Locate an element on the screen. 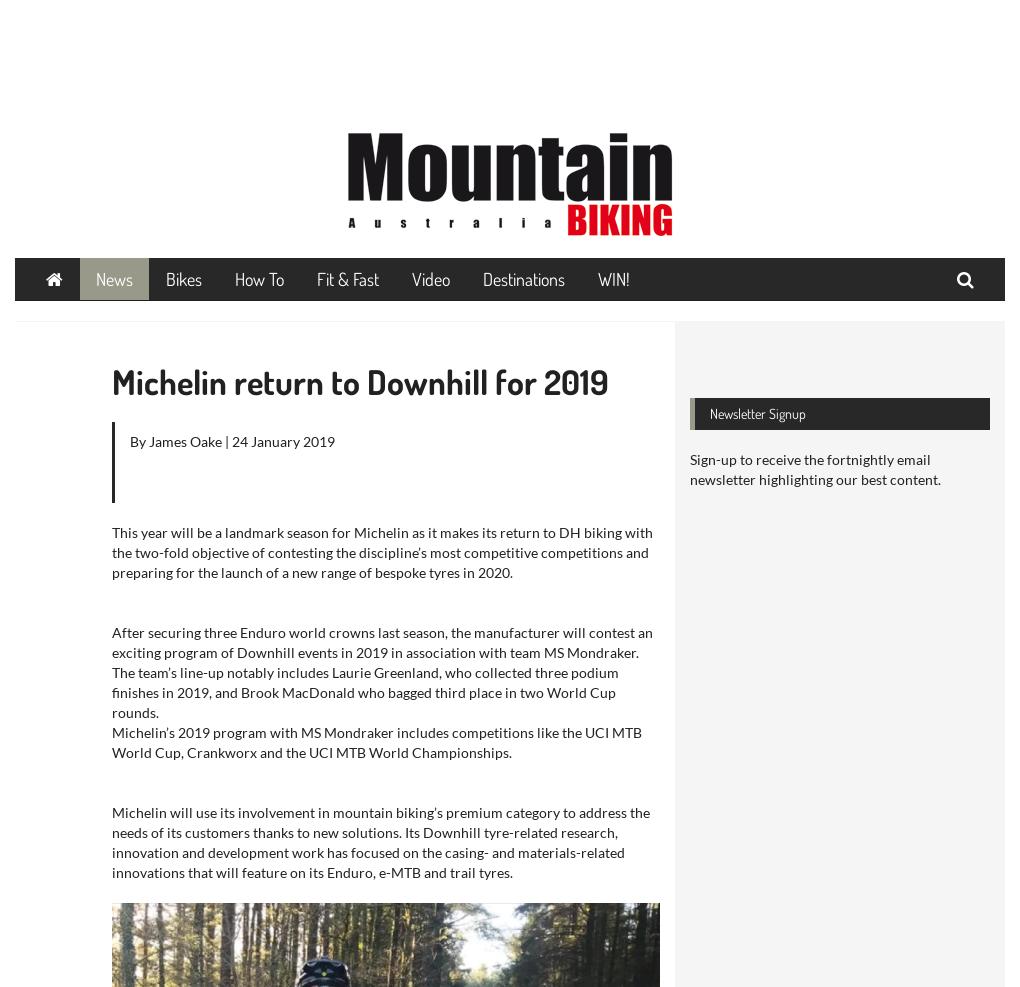  'Sign-up to receive the fortnightly email newsletter highlighting our best content.' is located at coordinates (815, 468).